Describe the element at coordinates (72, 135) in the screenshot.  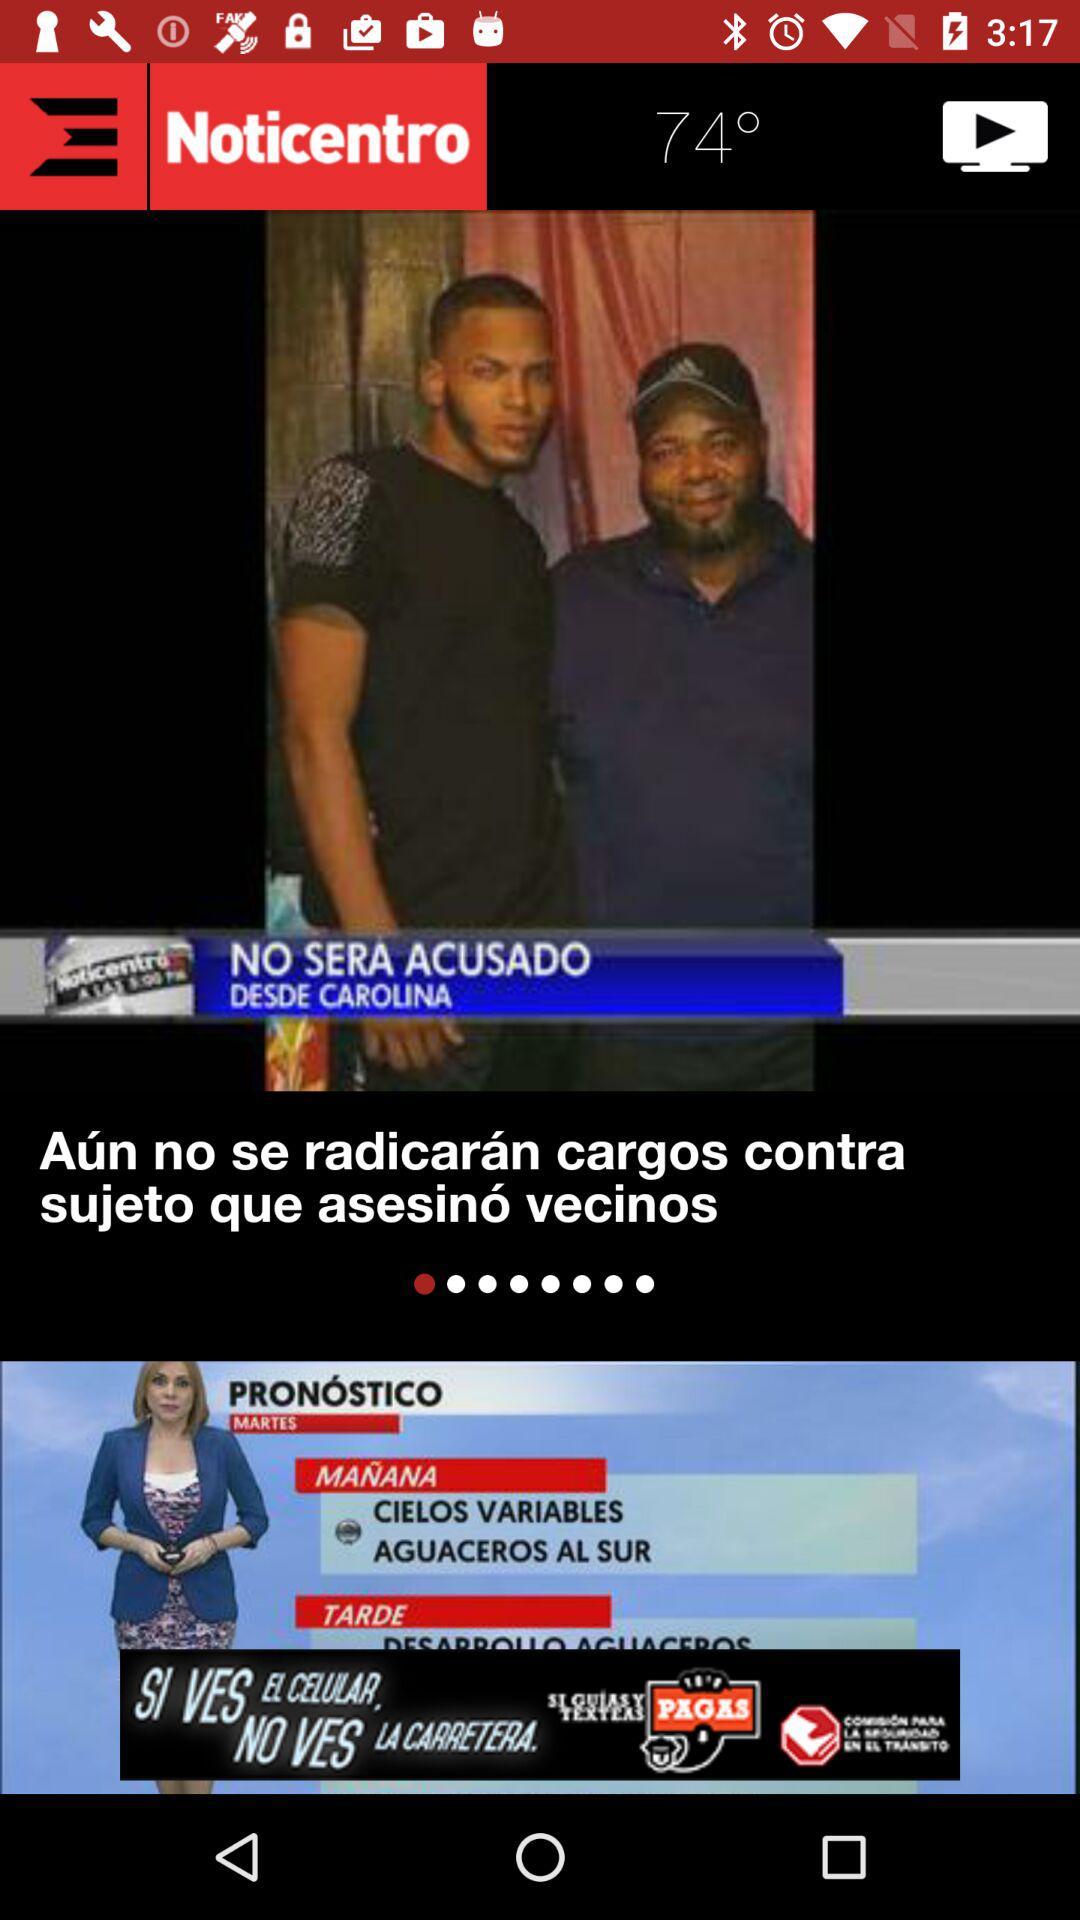
I see `return to main screen` at that location.